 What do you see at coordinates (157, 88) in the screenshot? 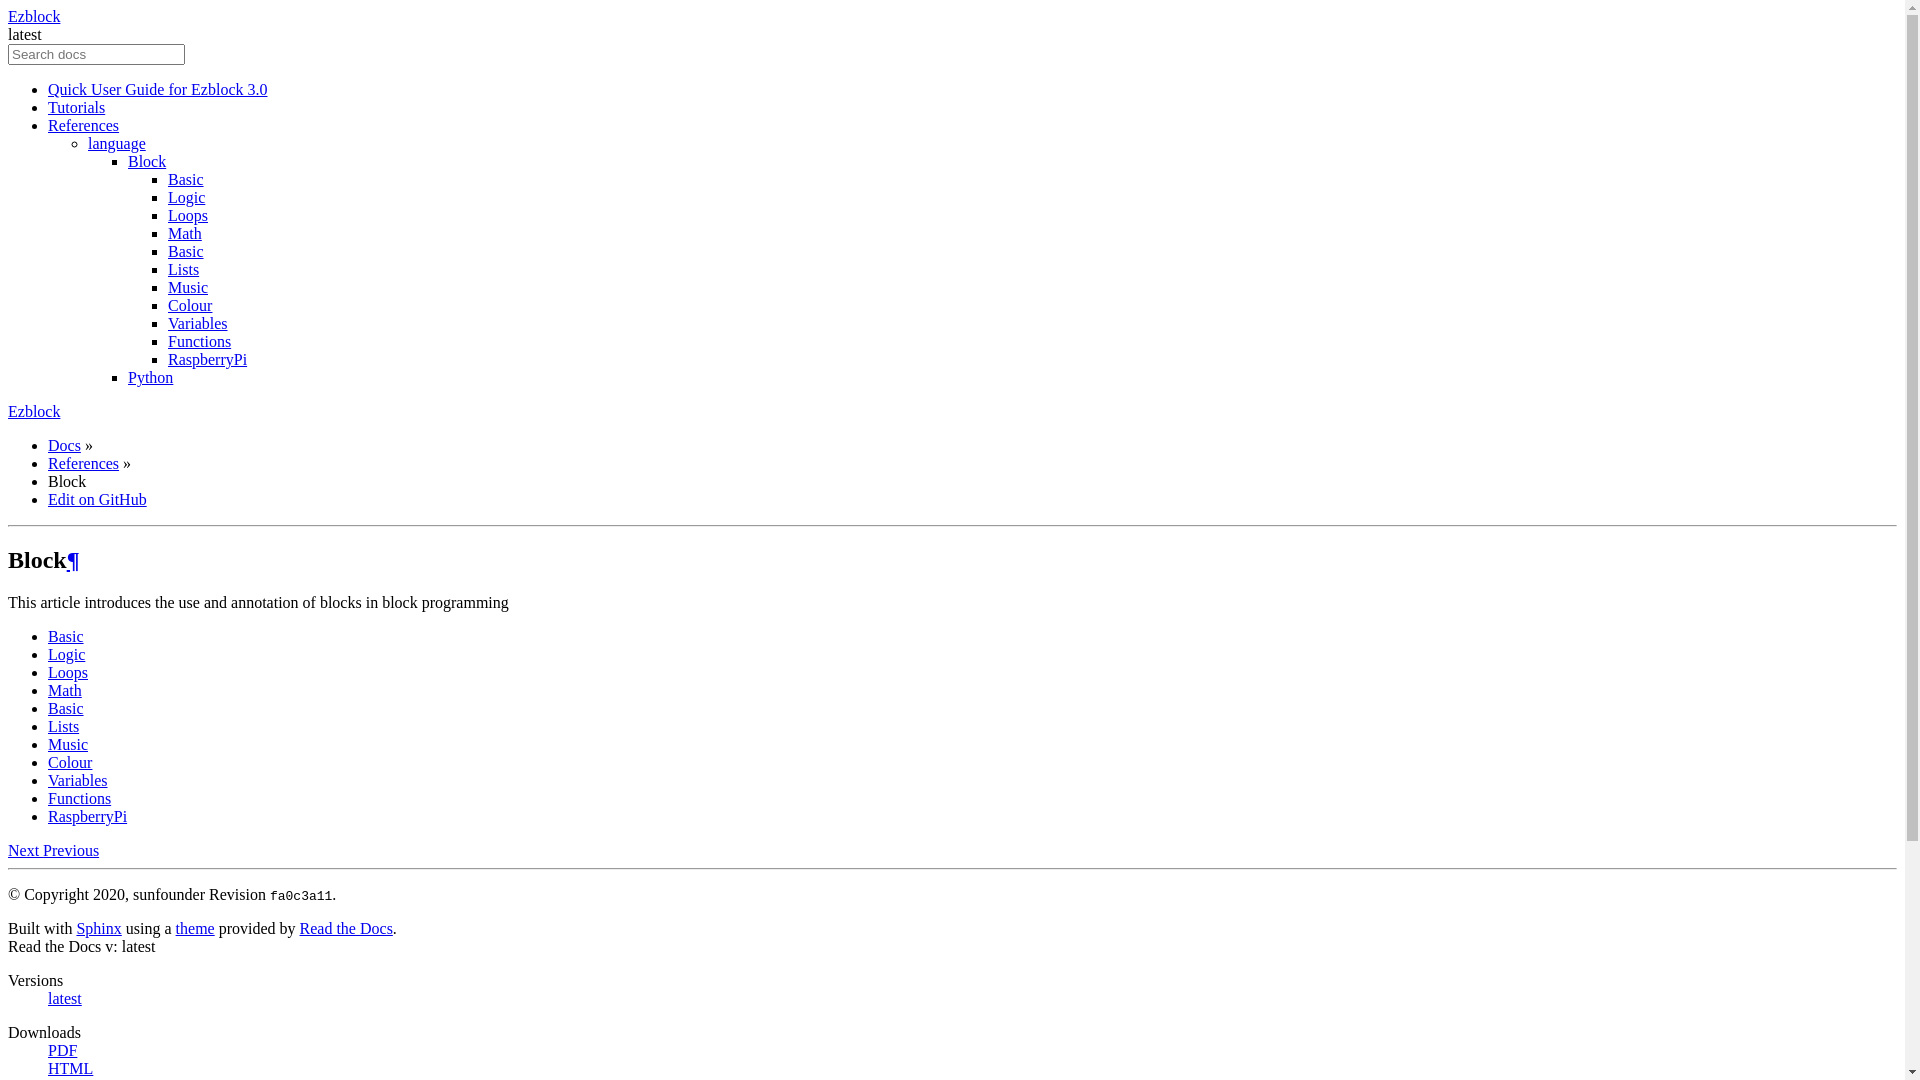
I see `'Quick User Guide for Ezblock 3.0'` at bounding box center [157, 88].